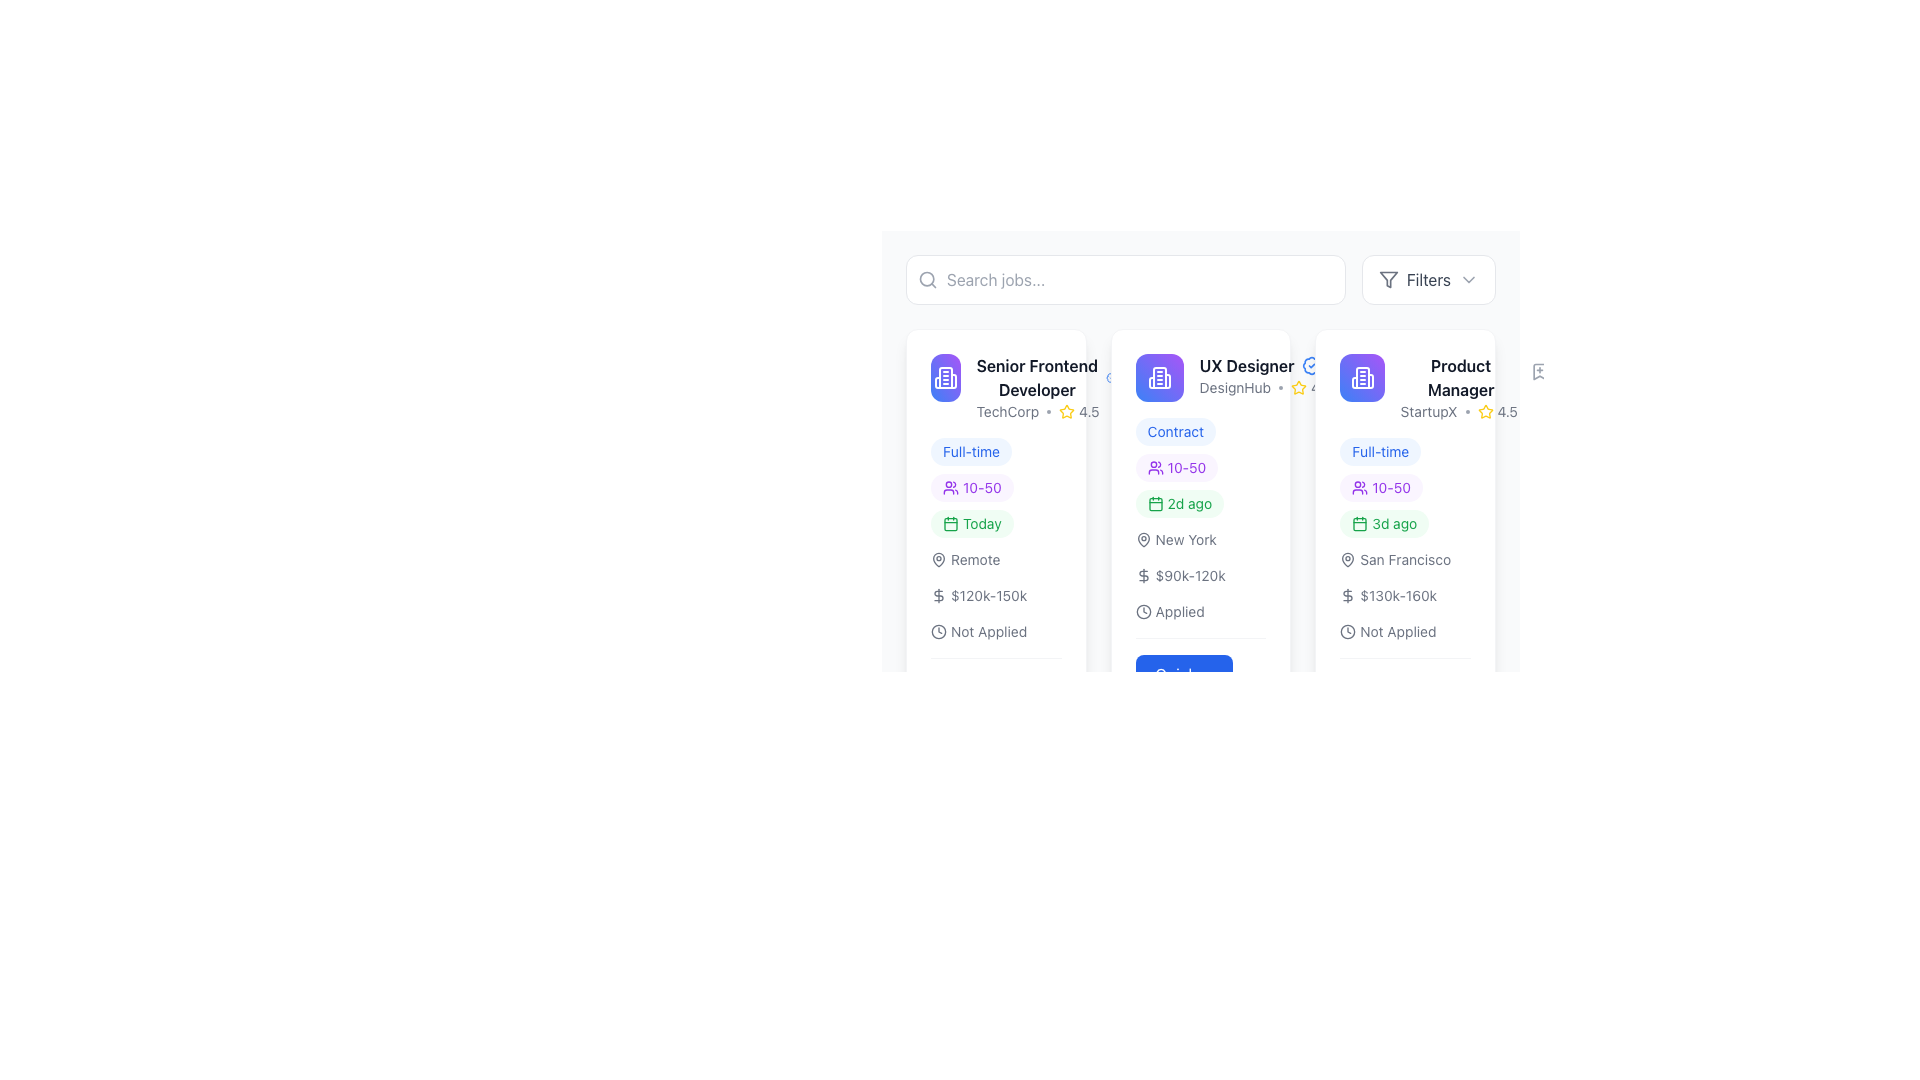  What do you see at coordinates (996, 595) in the screenshot?
I see `the informative text block with associated icons that displays 'Remote', '$120k-150k', and 'Not Applied' within the leftmost job card for the 'Senior Frontend Developer' position` at bounding box center [996, 595].